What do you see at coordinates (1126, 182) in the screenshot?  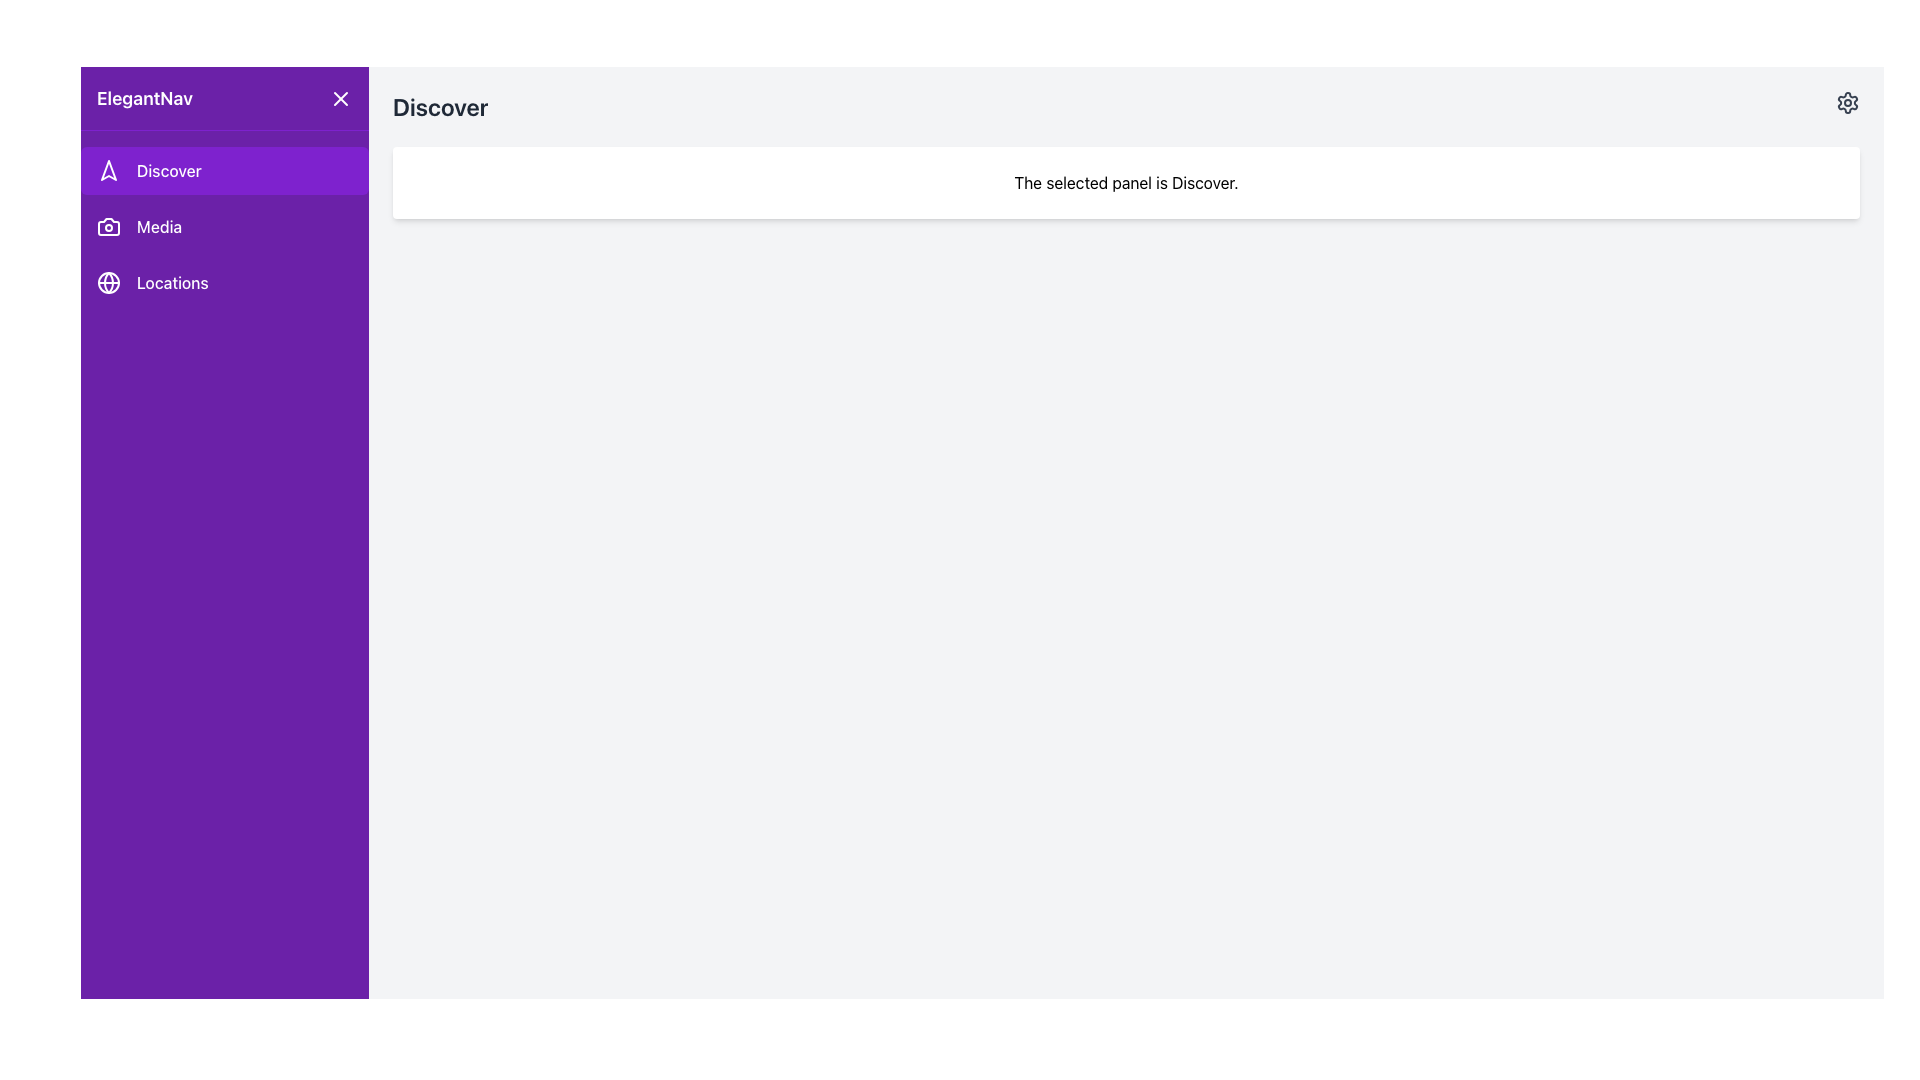 I see `status message displayed in the white card-like section below the 'Discover' header, indicating the current active panel or section` at bounding box center [1126, 182].